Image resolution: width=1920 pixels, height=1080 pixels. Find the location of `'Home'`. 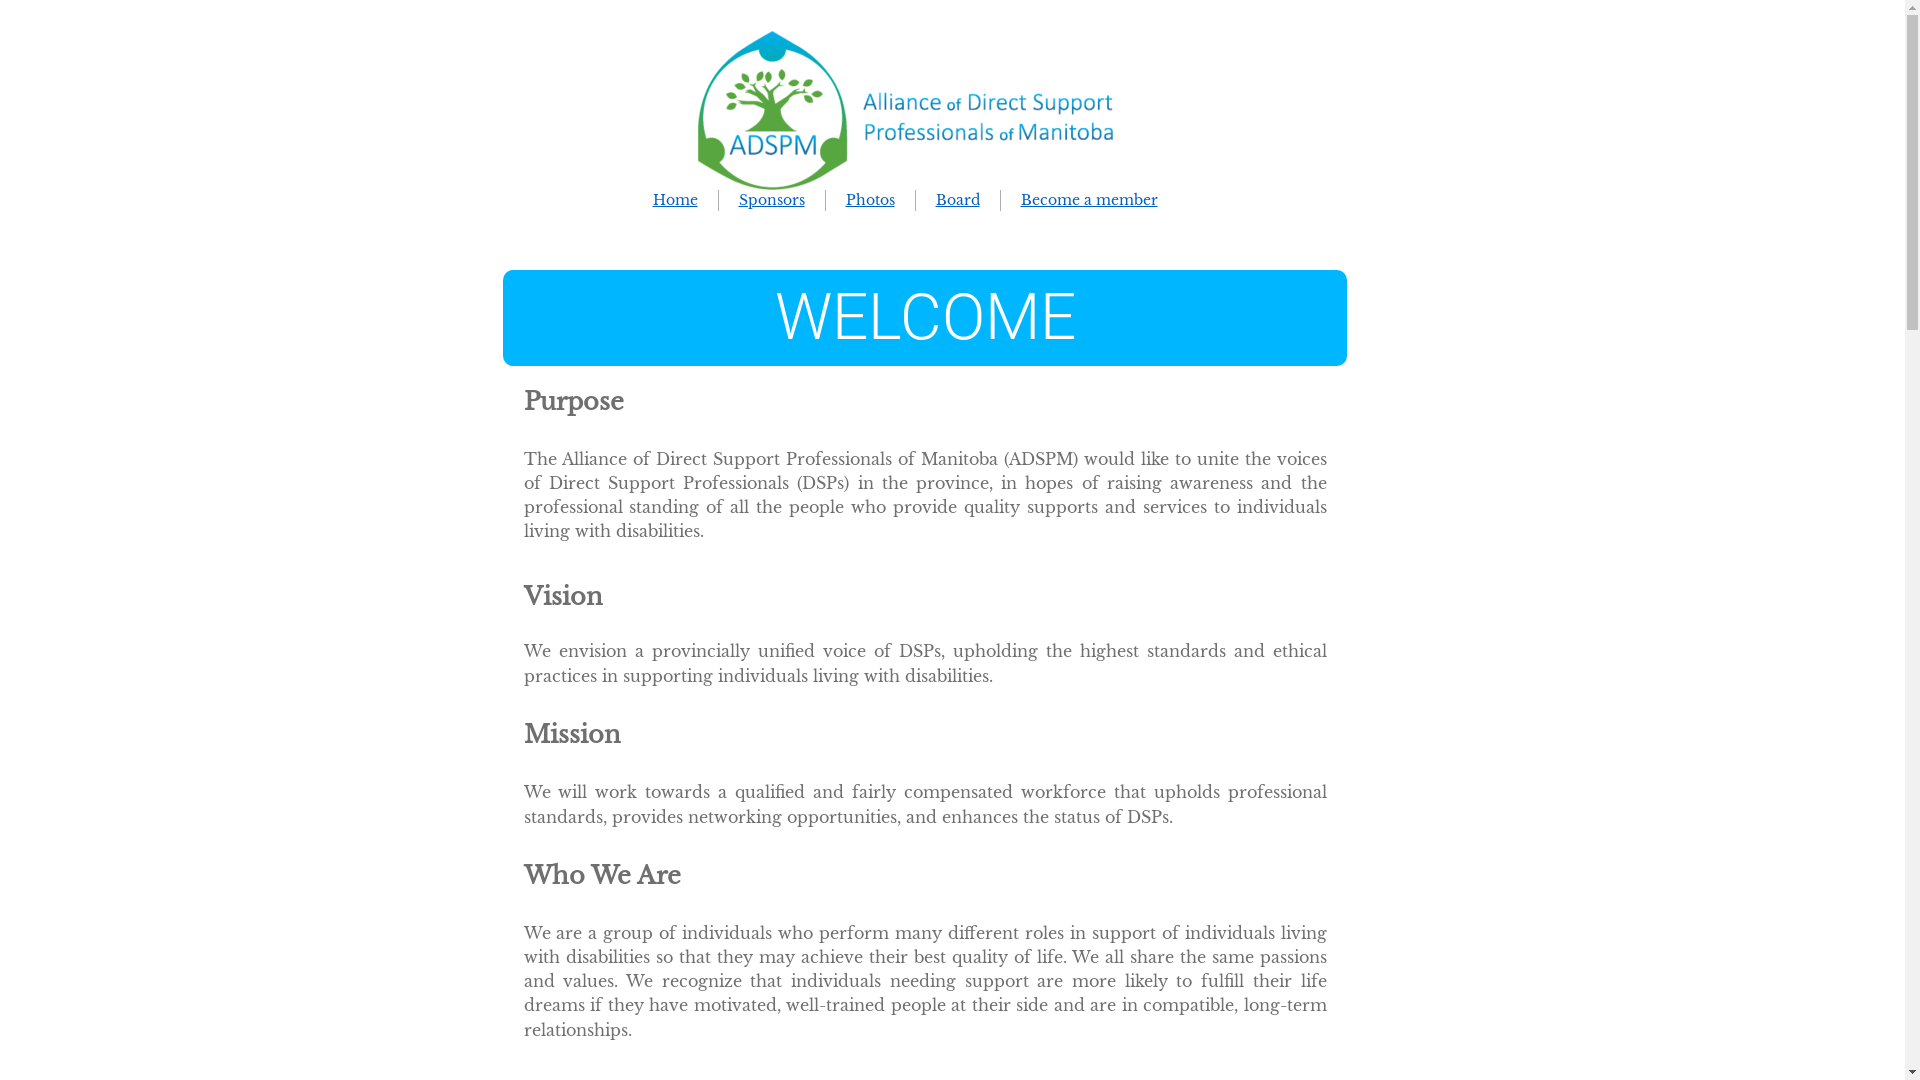

'Home' is located at coordinates (652, 200).